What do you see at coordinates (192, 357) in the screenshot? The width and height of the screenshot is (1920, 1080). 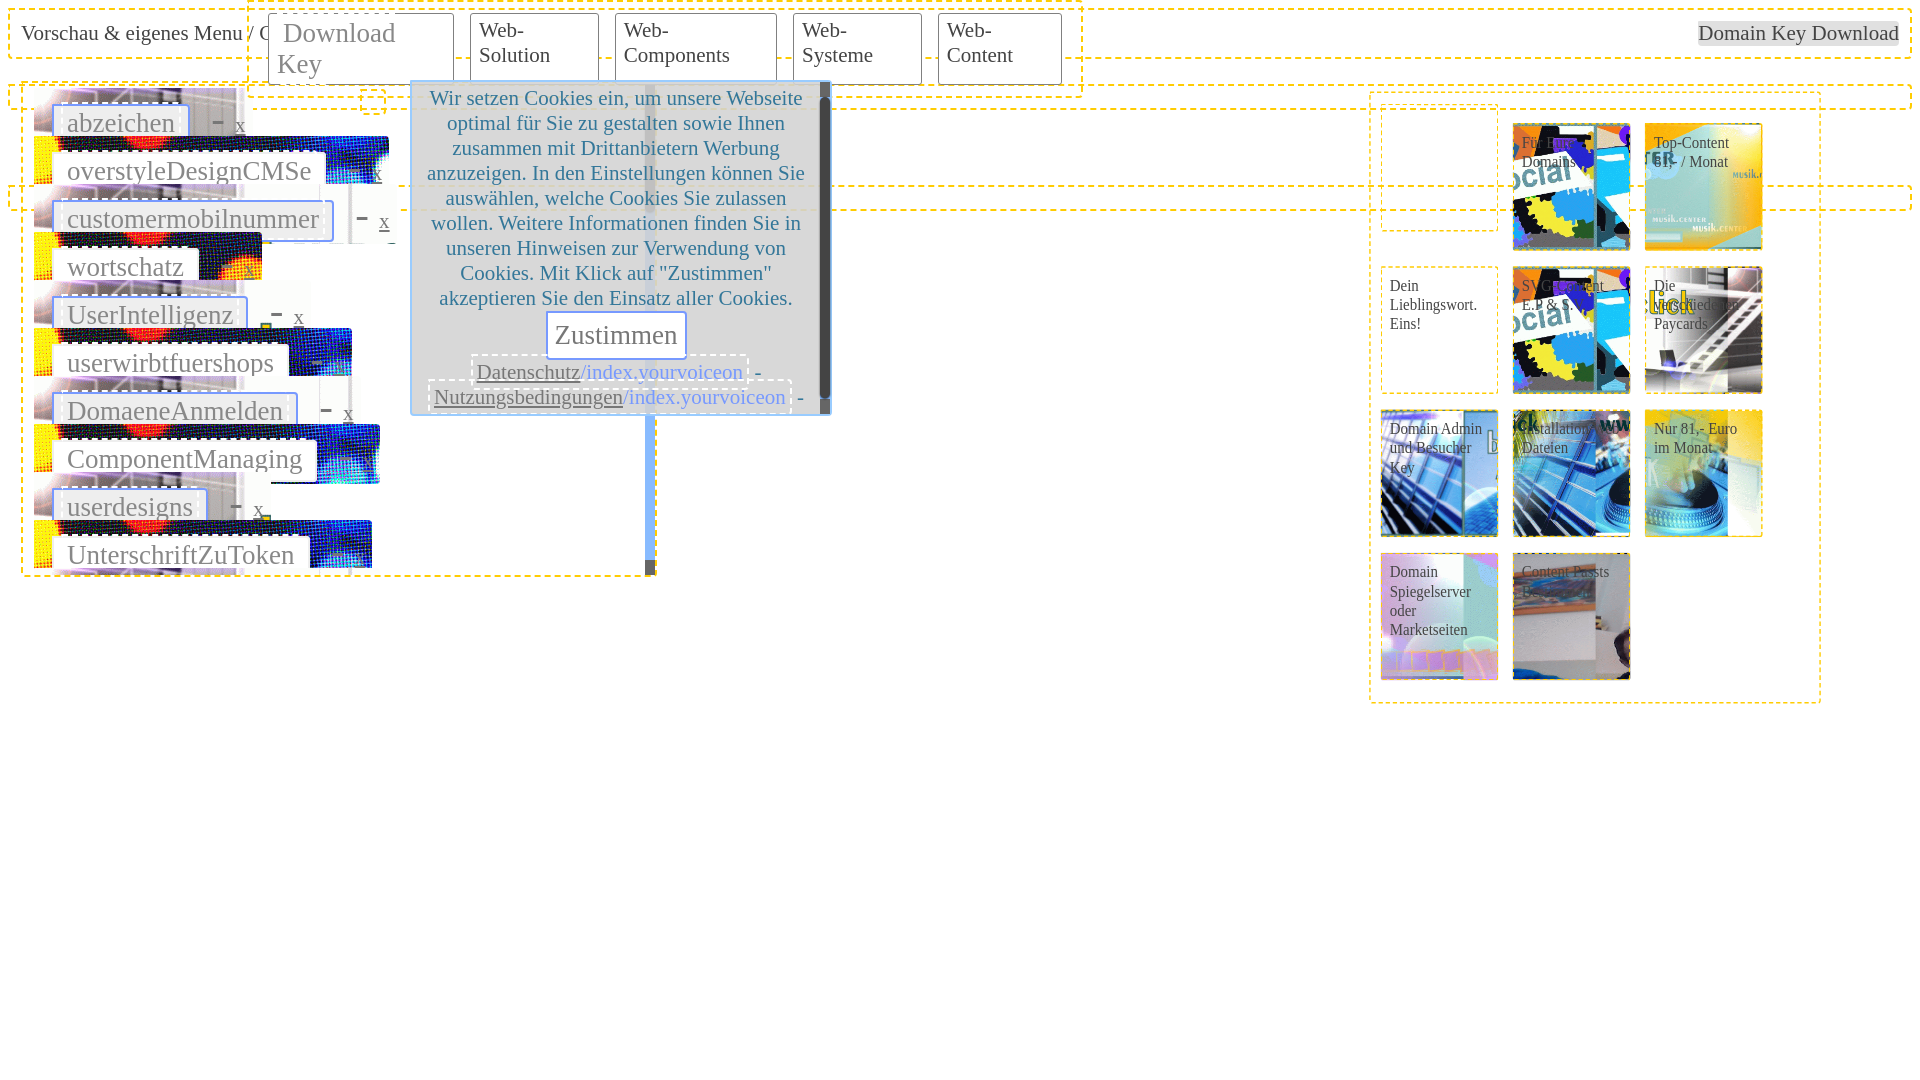 I see `'userwirbtfuershops - x'` at bounding box center [192, 357].